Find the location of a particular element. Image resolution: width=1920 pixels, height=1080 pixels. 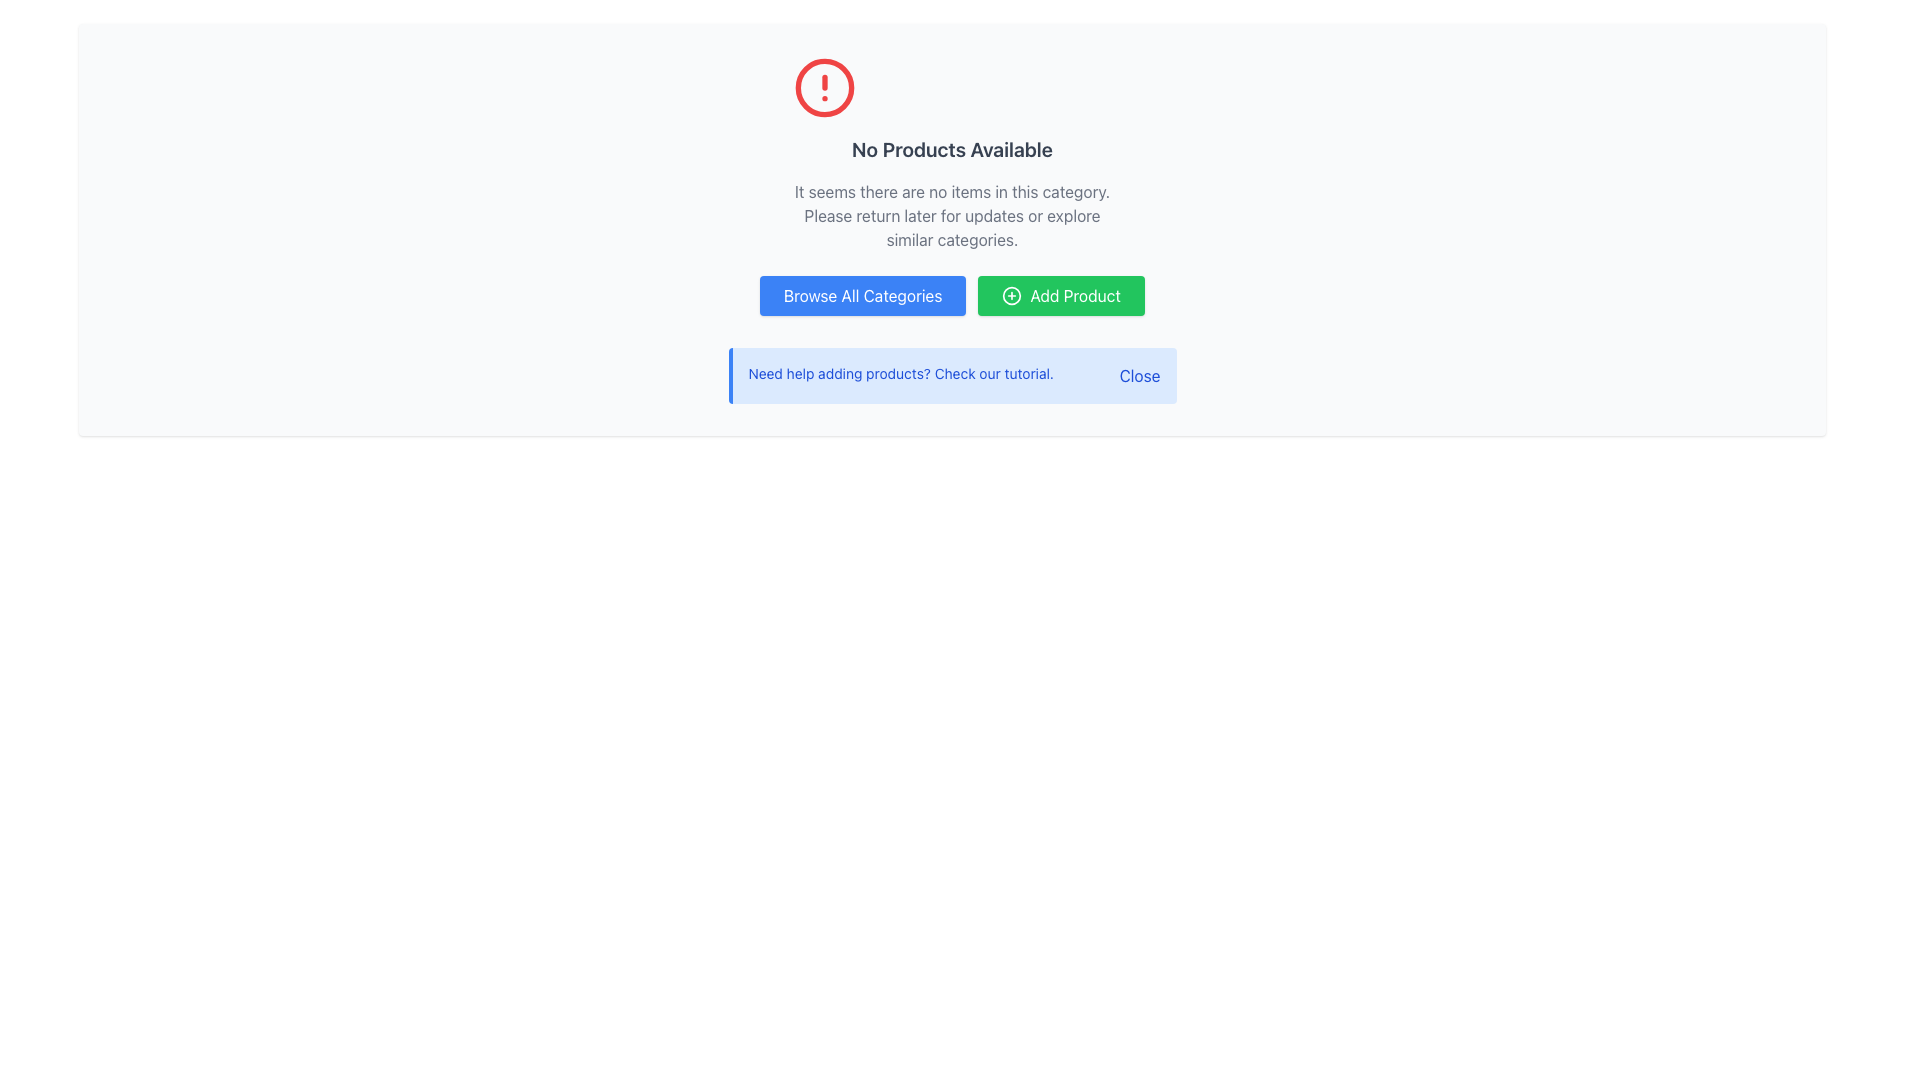

the green circular icon with a plus sign located within the 'Add Product' button, situated to the left of the text 'Add Product' is located at coordinates (1012, 296).